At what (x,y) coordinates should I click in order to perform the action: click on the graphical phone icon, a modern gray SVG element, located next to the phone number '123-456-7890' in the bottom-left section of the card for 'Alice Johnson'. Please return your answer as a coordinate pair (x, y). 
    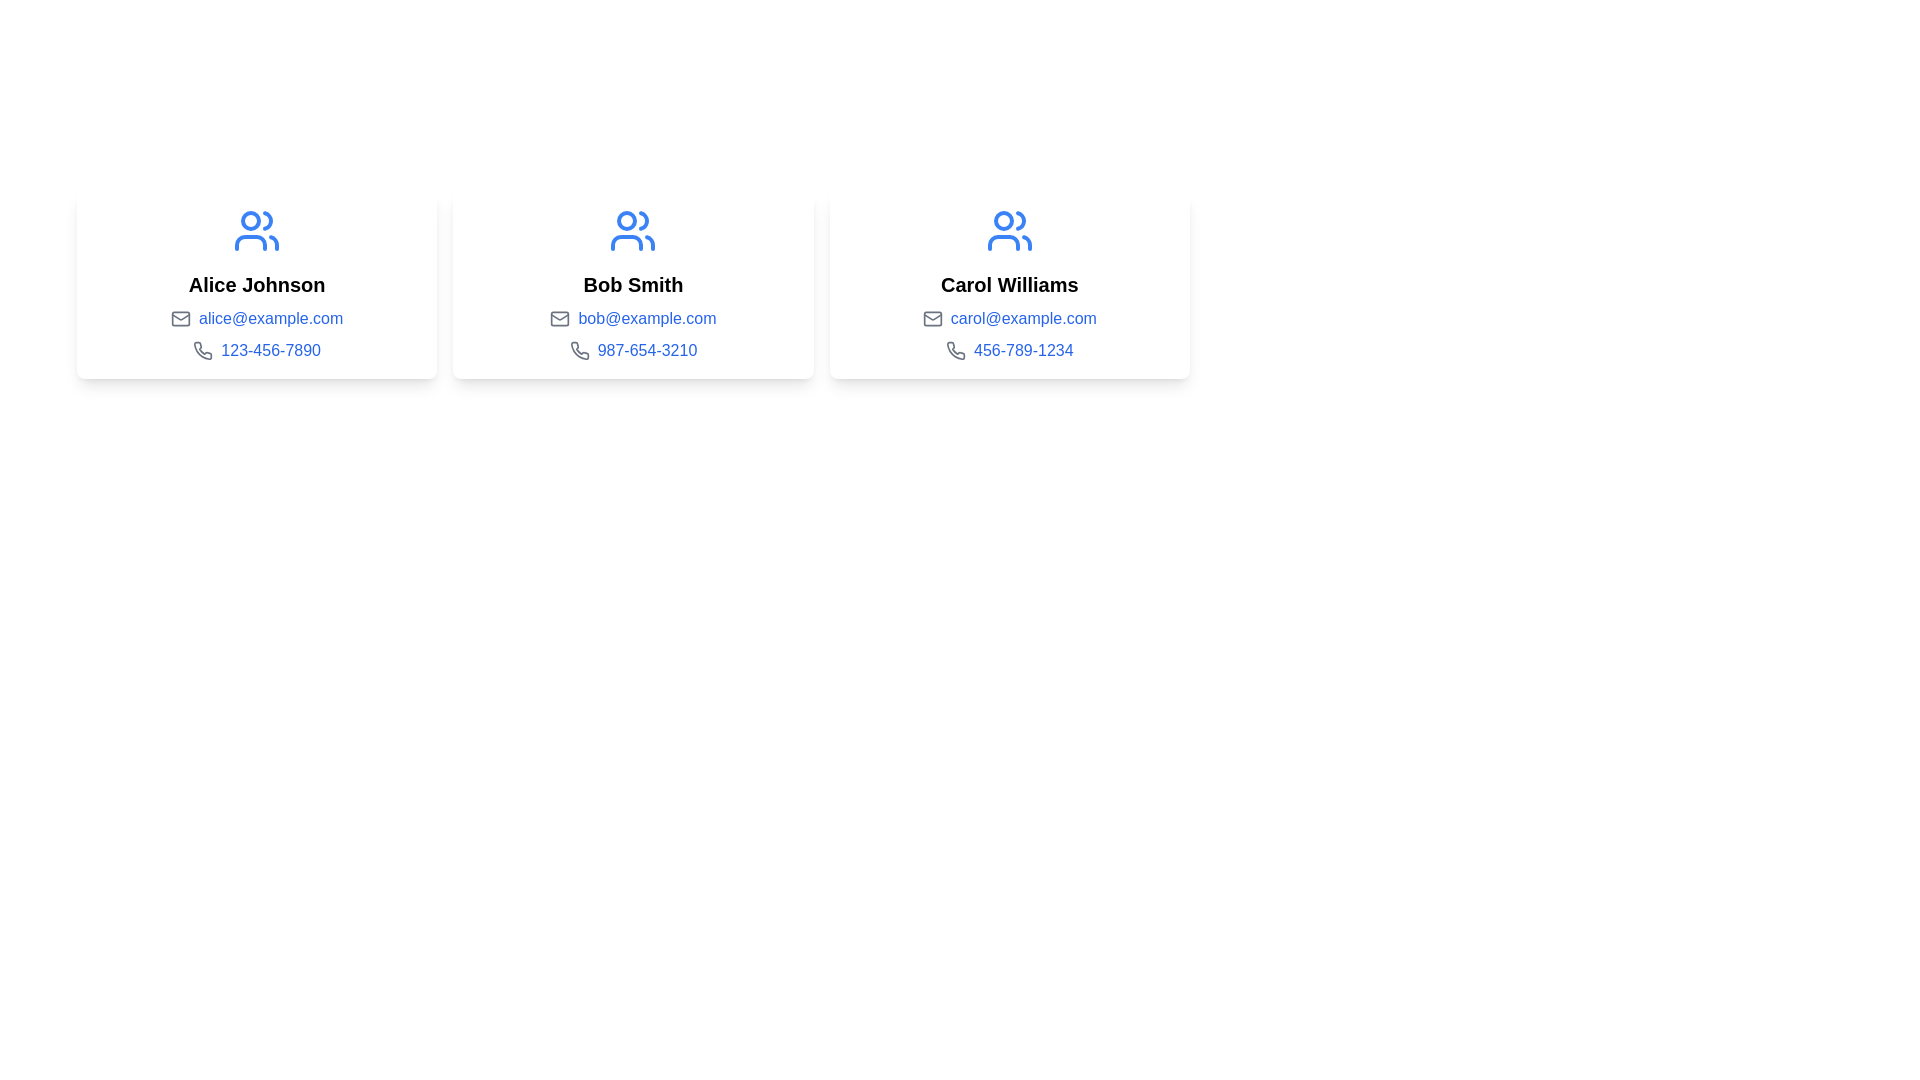
    Looking at the image, I should click on (203, 350).